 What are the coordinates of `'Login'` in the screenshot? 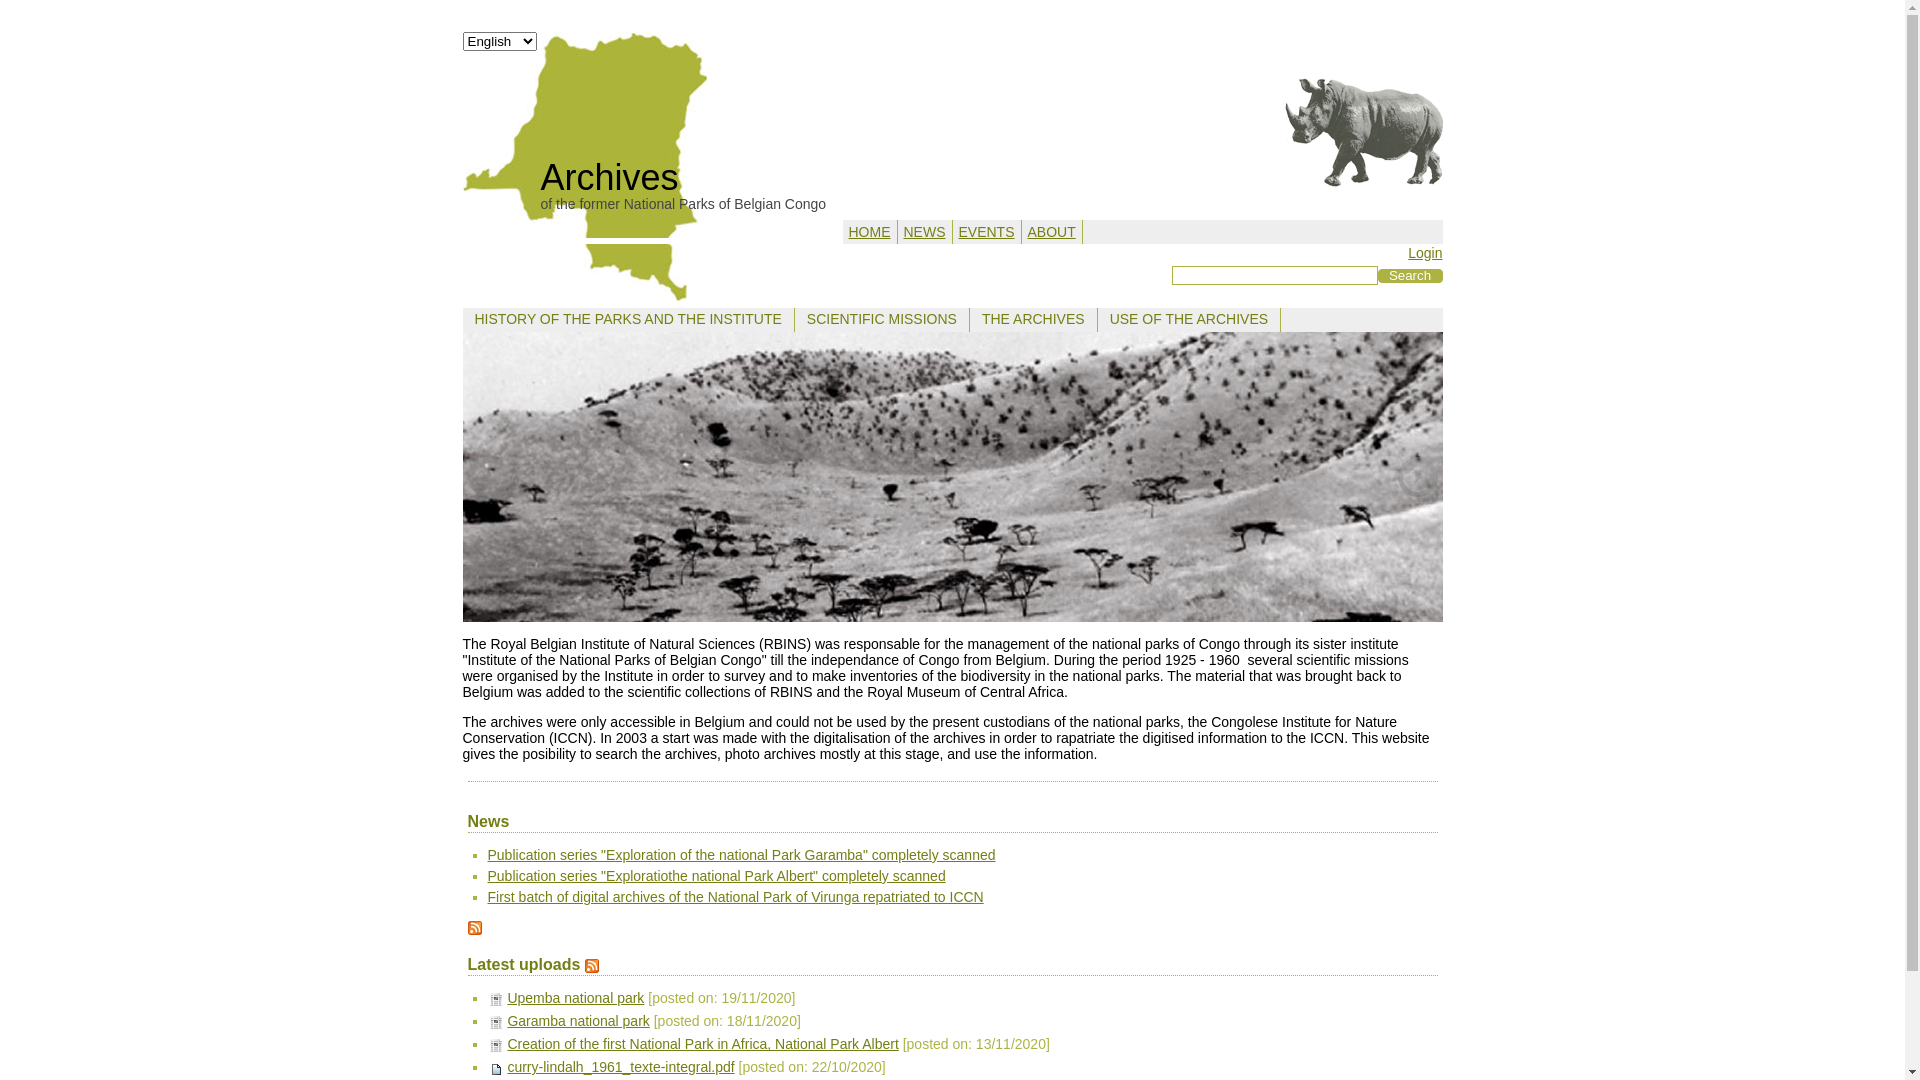 It's located at (1406, 252).